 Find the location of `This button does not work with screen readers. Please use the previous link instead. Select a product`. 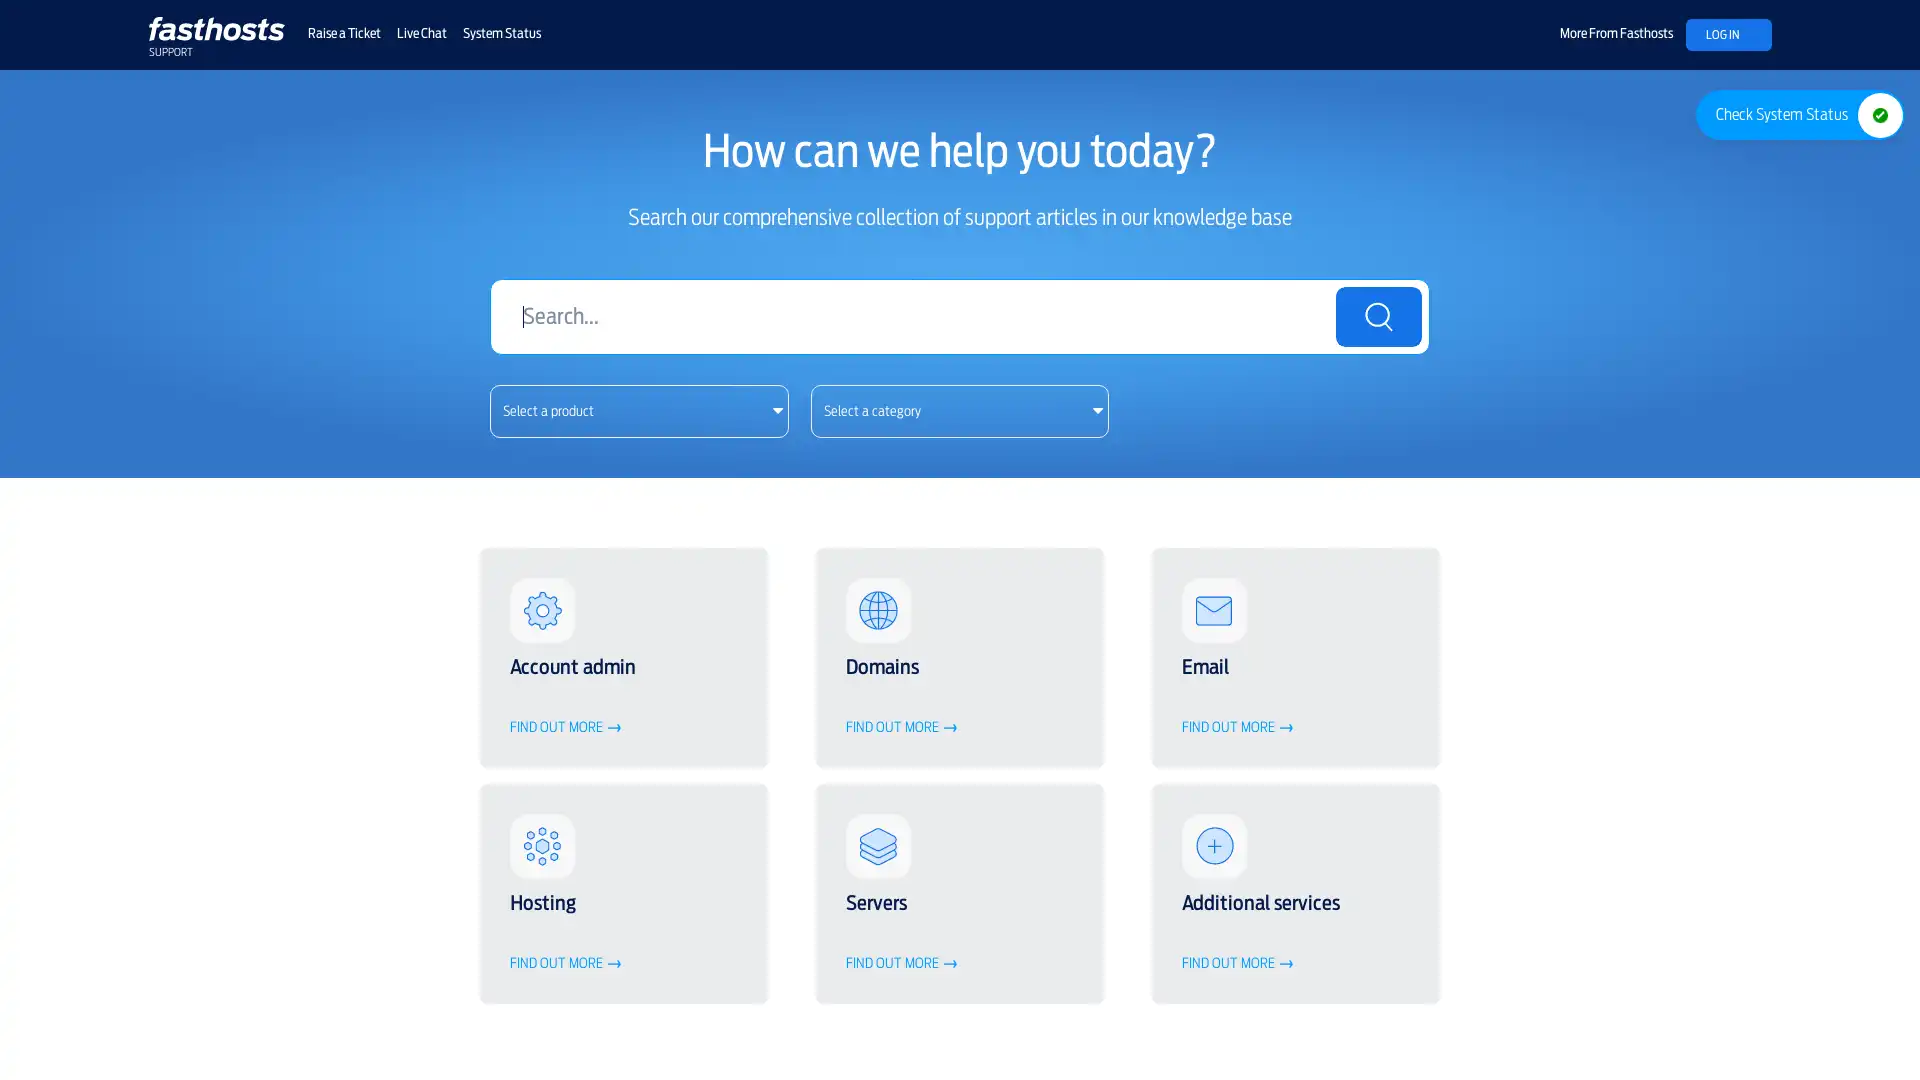

This button does not work with screen readers. Please use the previous link instead. Select a product is located at coordinates (637, 409).